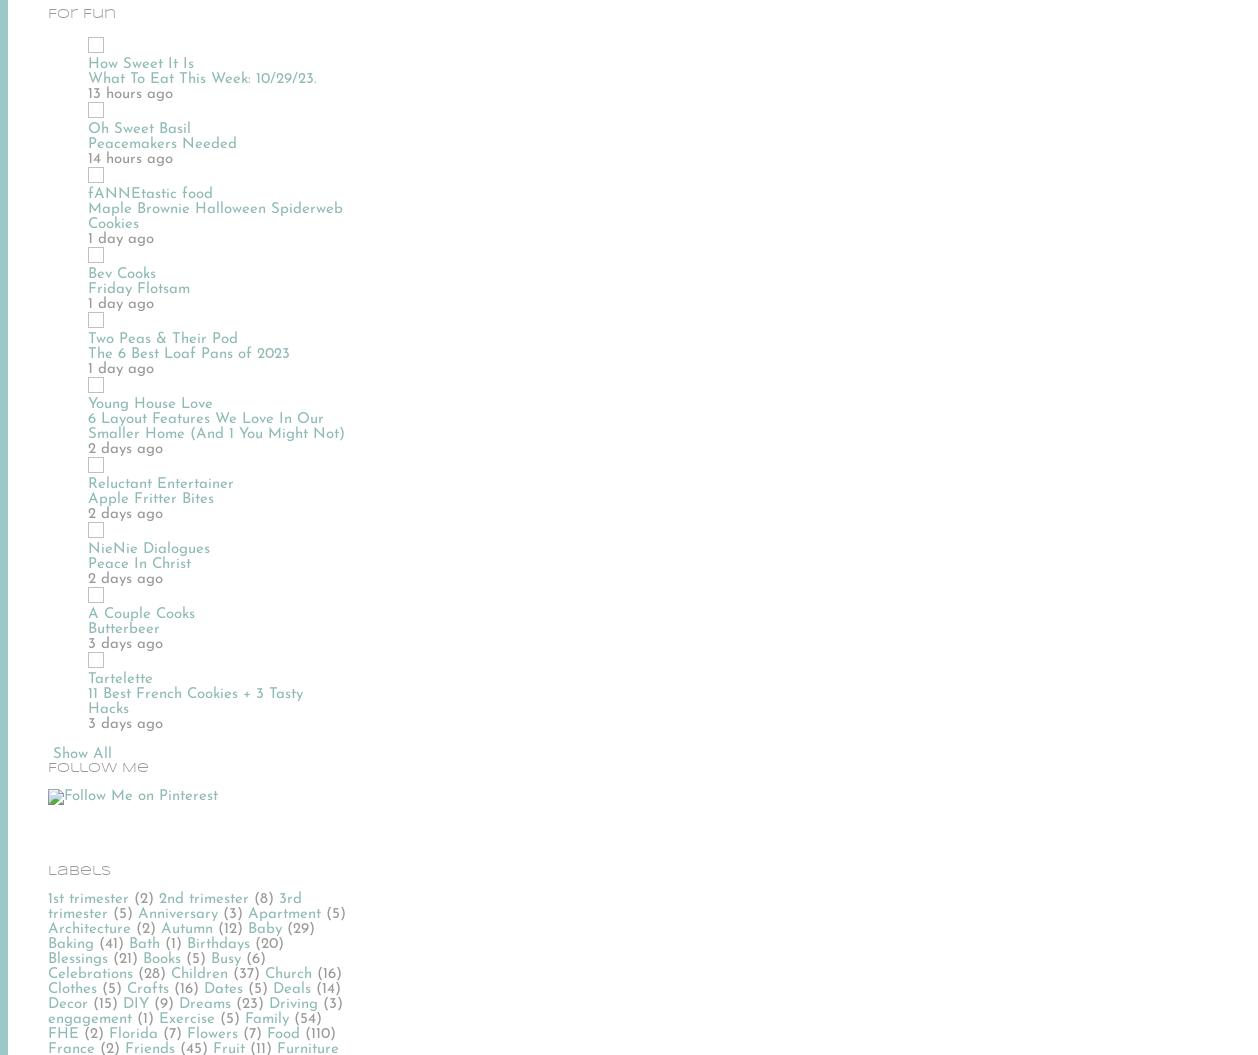 Image resolution: width=1258 pixels, height=1055 pixels. I want to click on '(8)', so click(264, 897).